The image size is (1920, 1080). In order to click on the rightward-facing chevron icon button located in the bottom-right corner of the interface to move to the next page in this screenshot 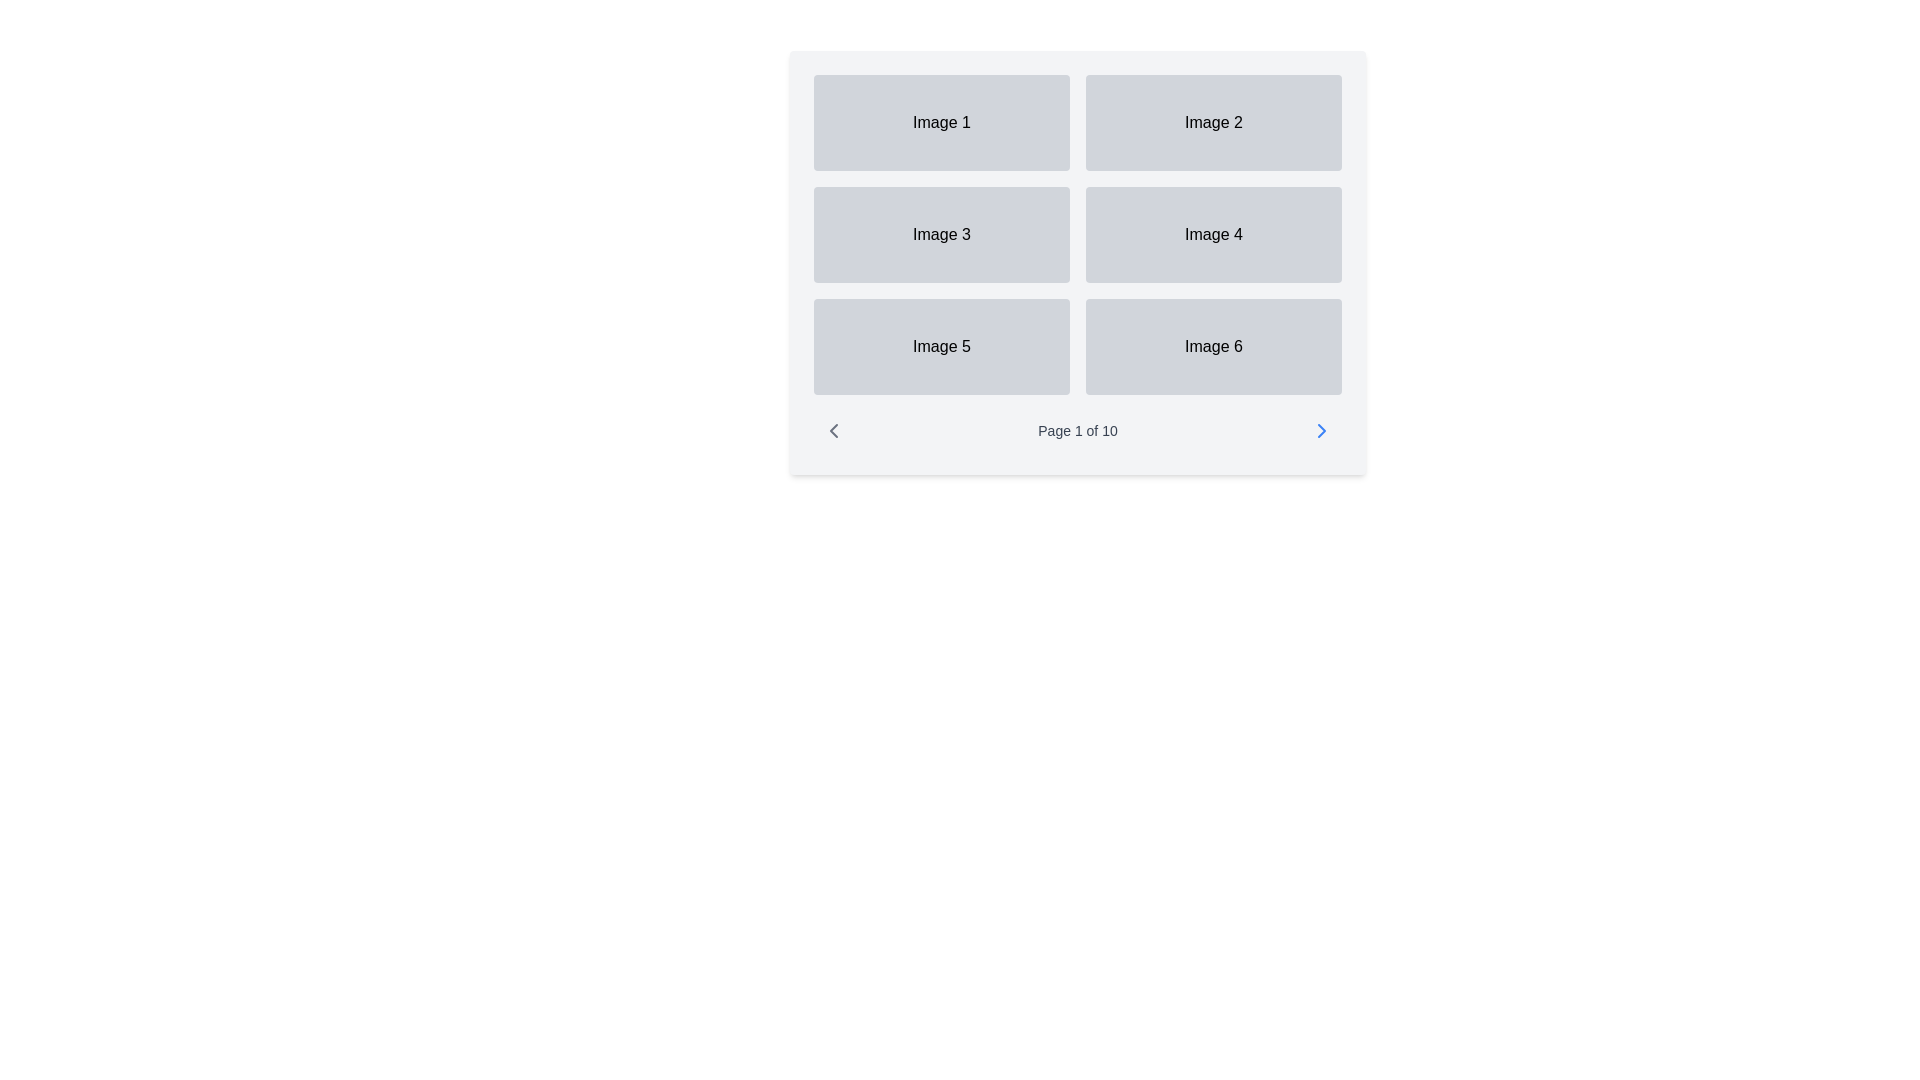, I will do `click(1321, 430)`.